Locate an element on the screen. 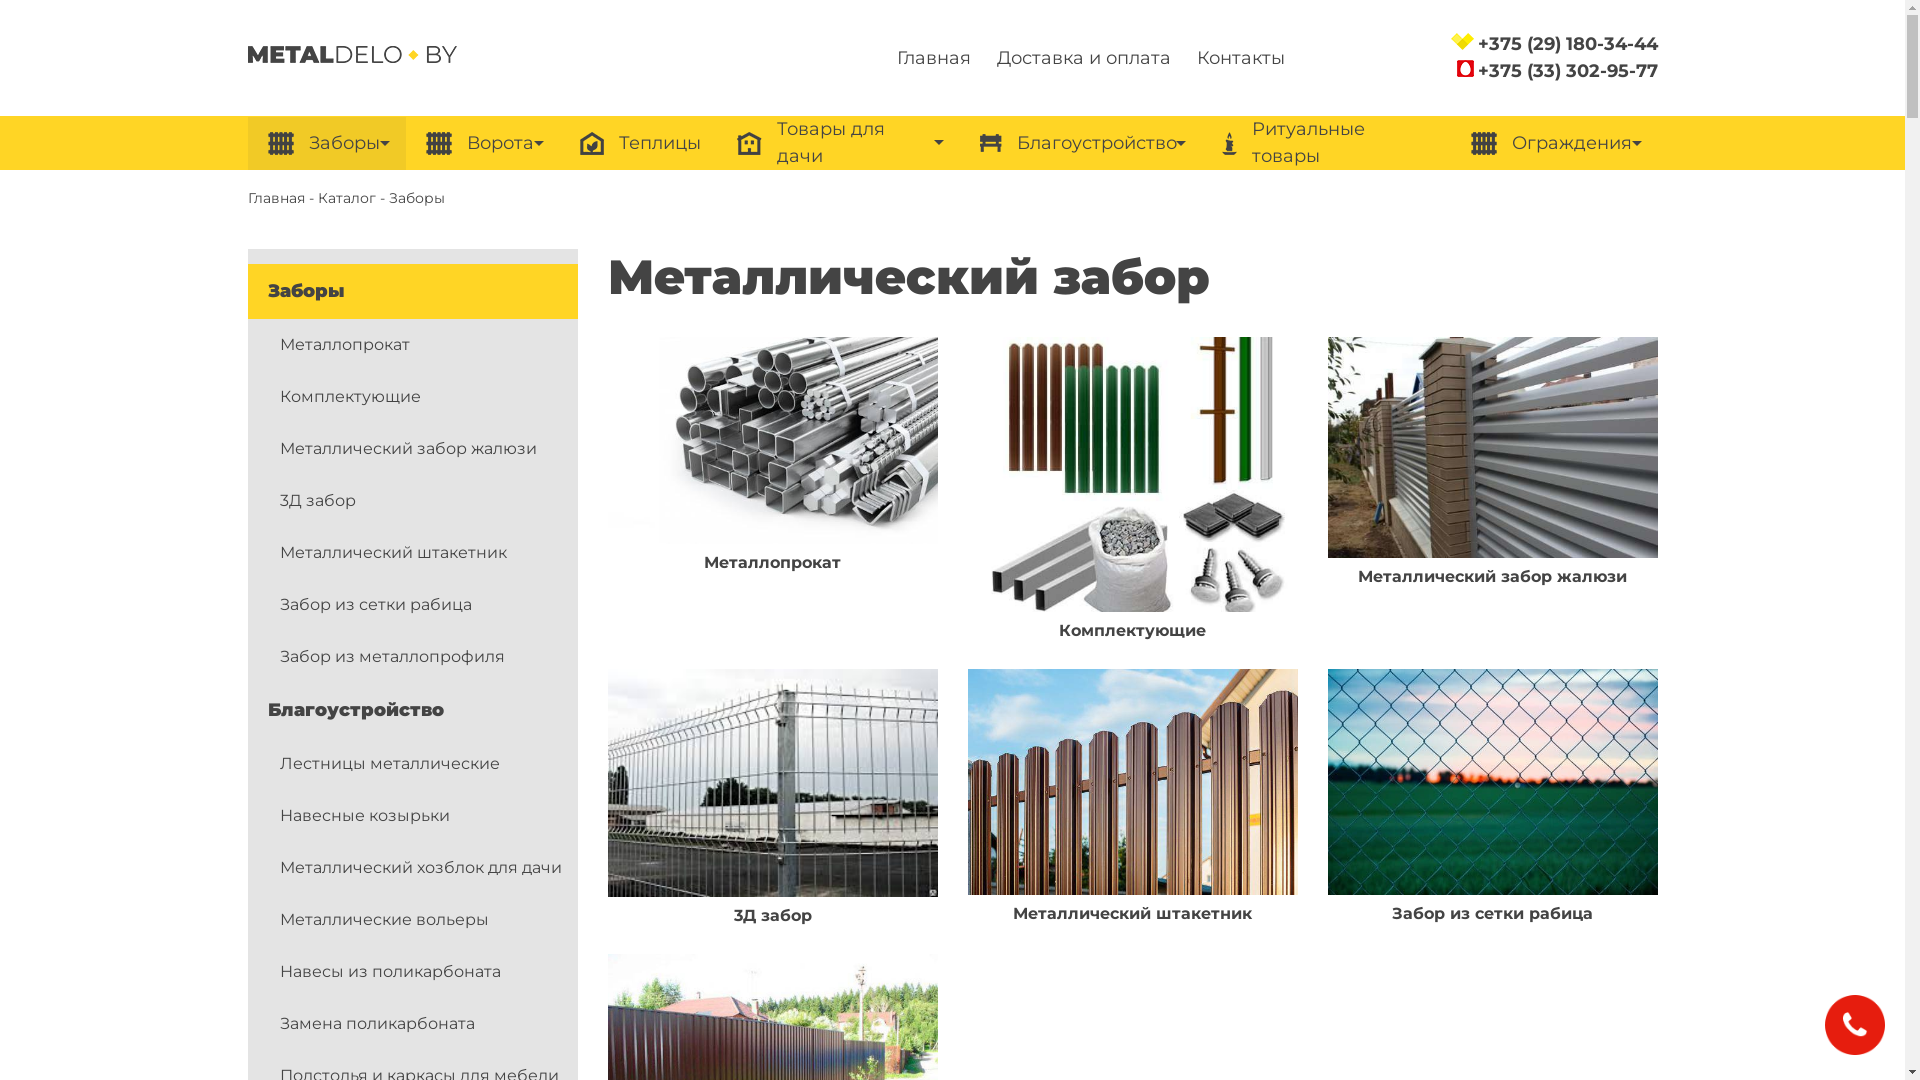 The width and height of the screenshot is (1920, 1080). '+375 (33) 302-95-77' is located at coordinates (1567, 69).